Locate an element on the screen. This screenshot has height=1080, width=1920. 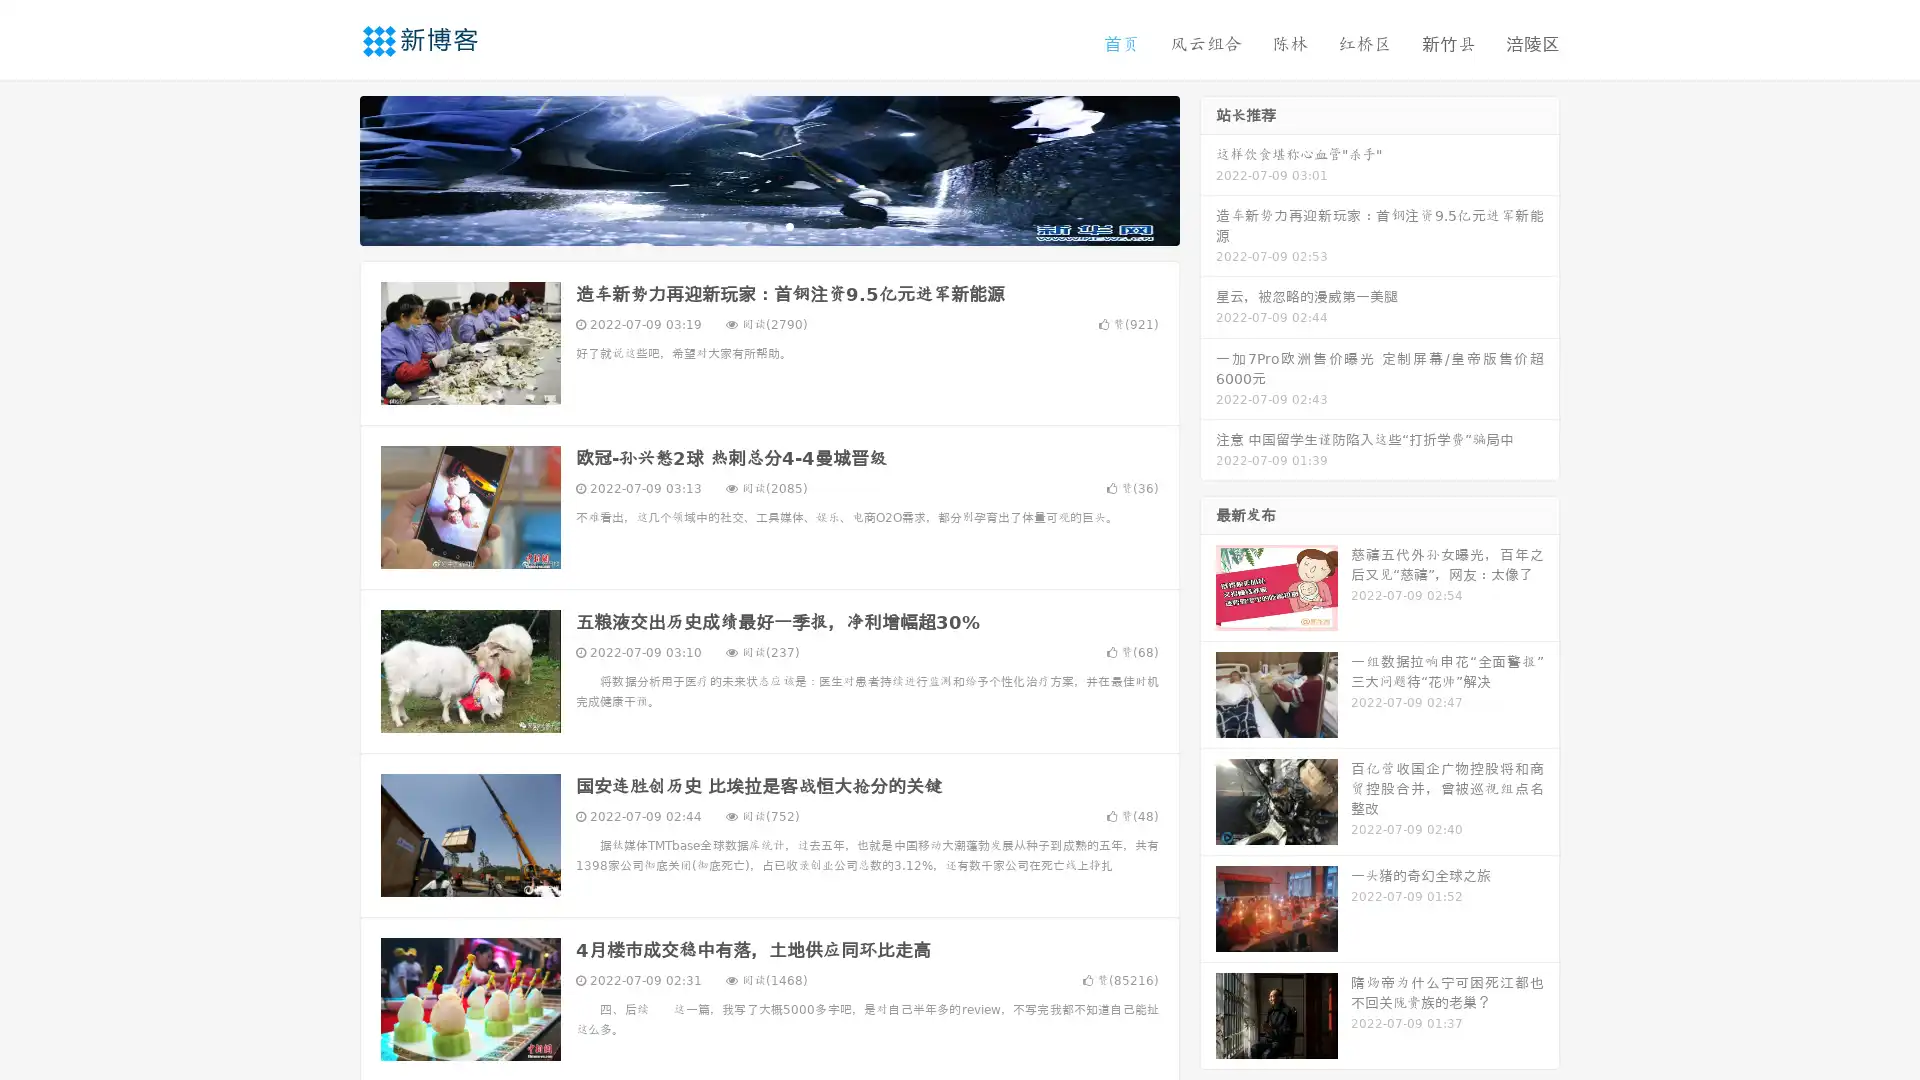
Go to slide 1 is located at coordinates (748, 225).